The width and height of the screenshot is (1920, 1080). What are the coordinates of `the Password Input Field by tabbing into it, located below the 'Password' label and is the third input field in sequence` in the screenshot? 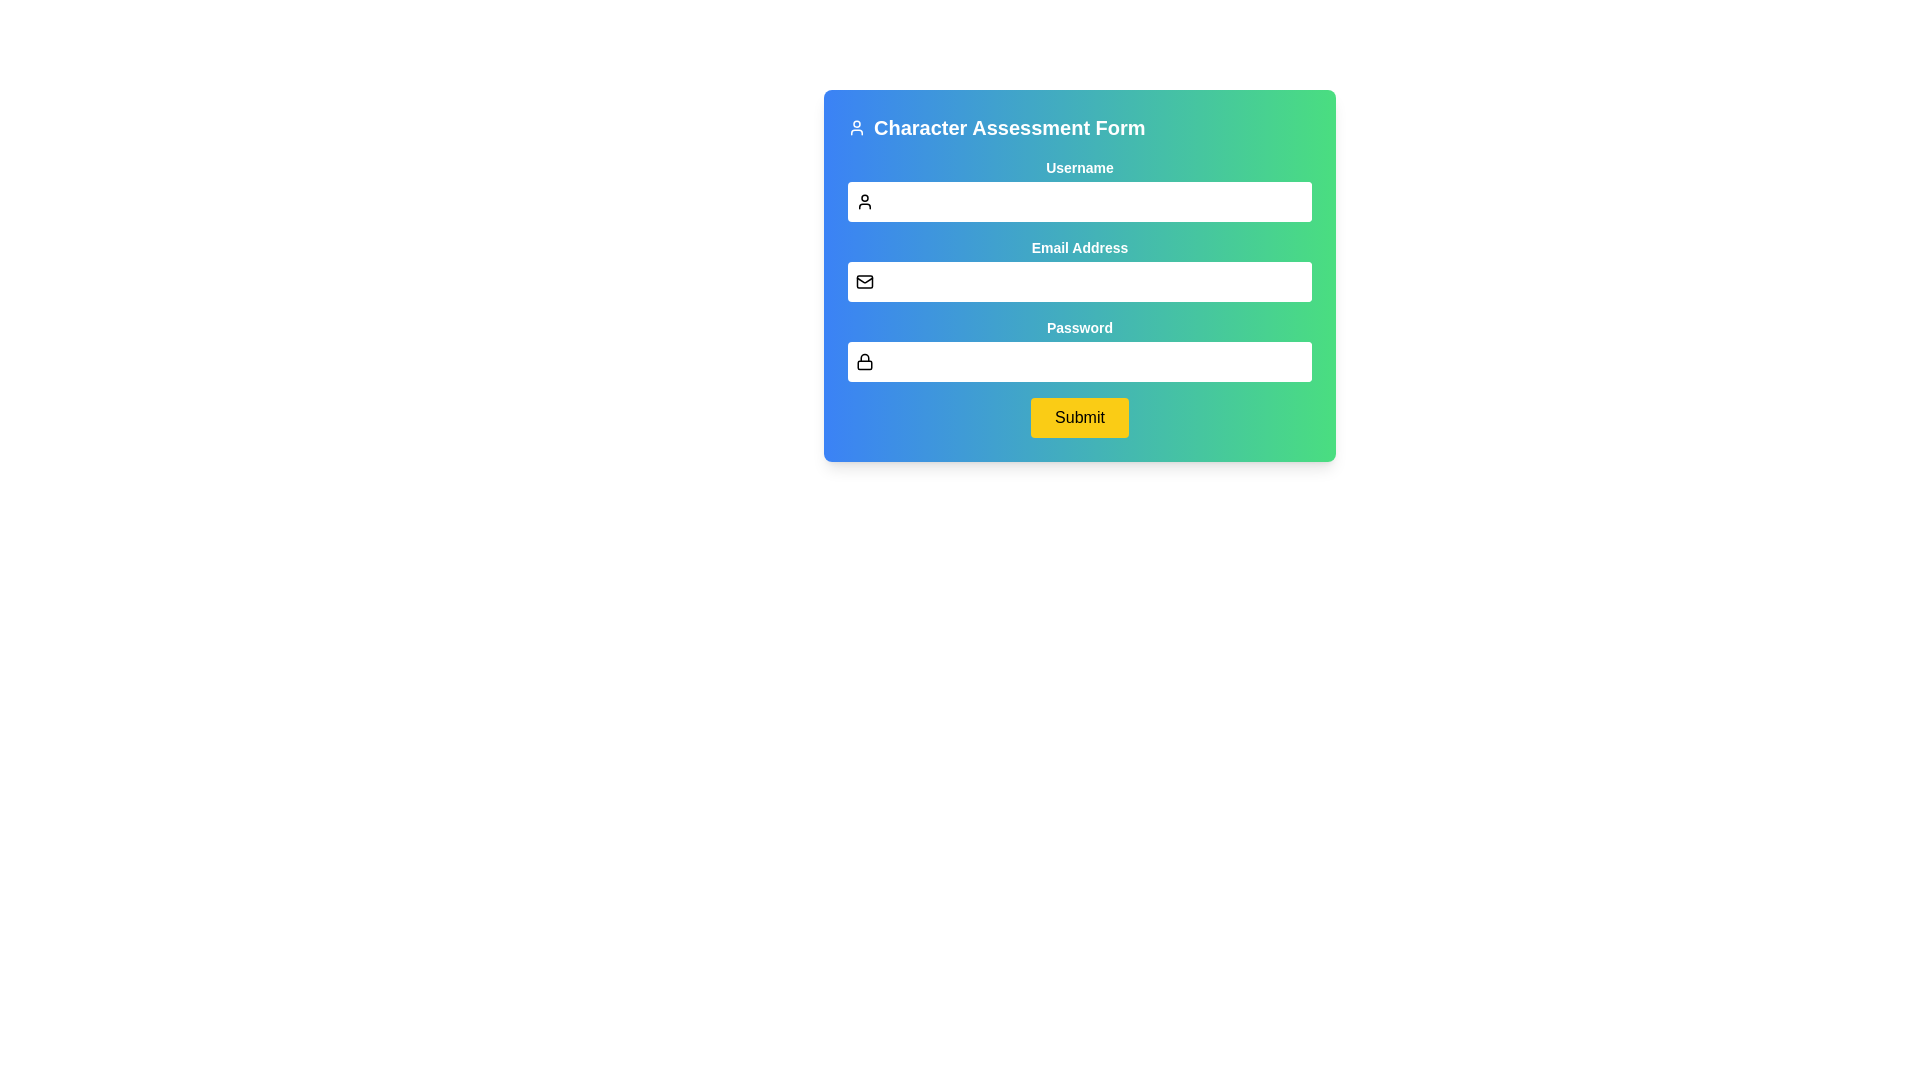 It's located at (1079, 362).